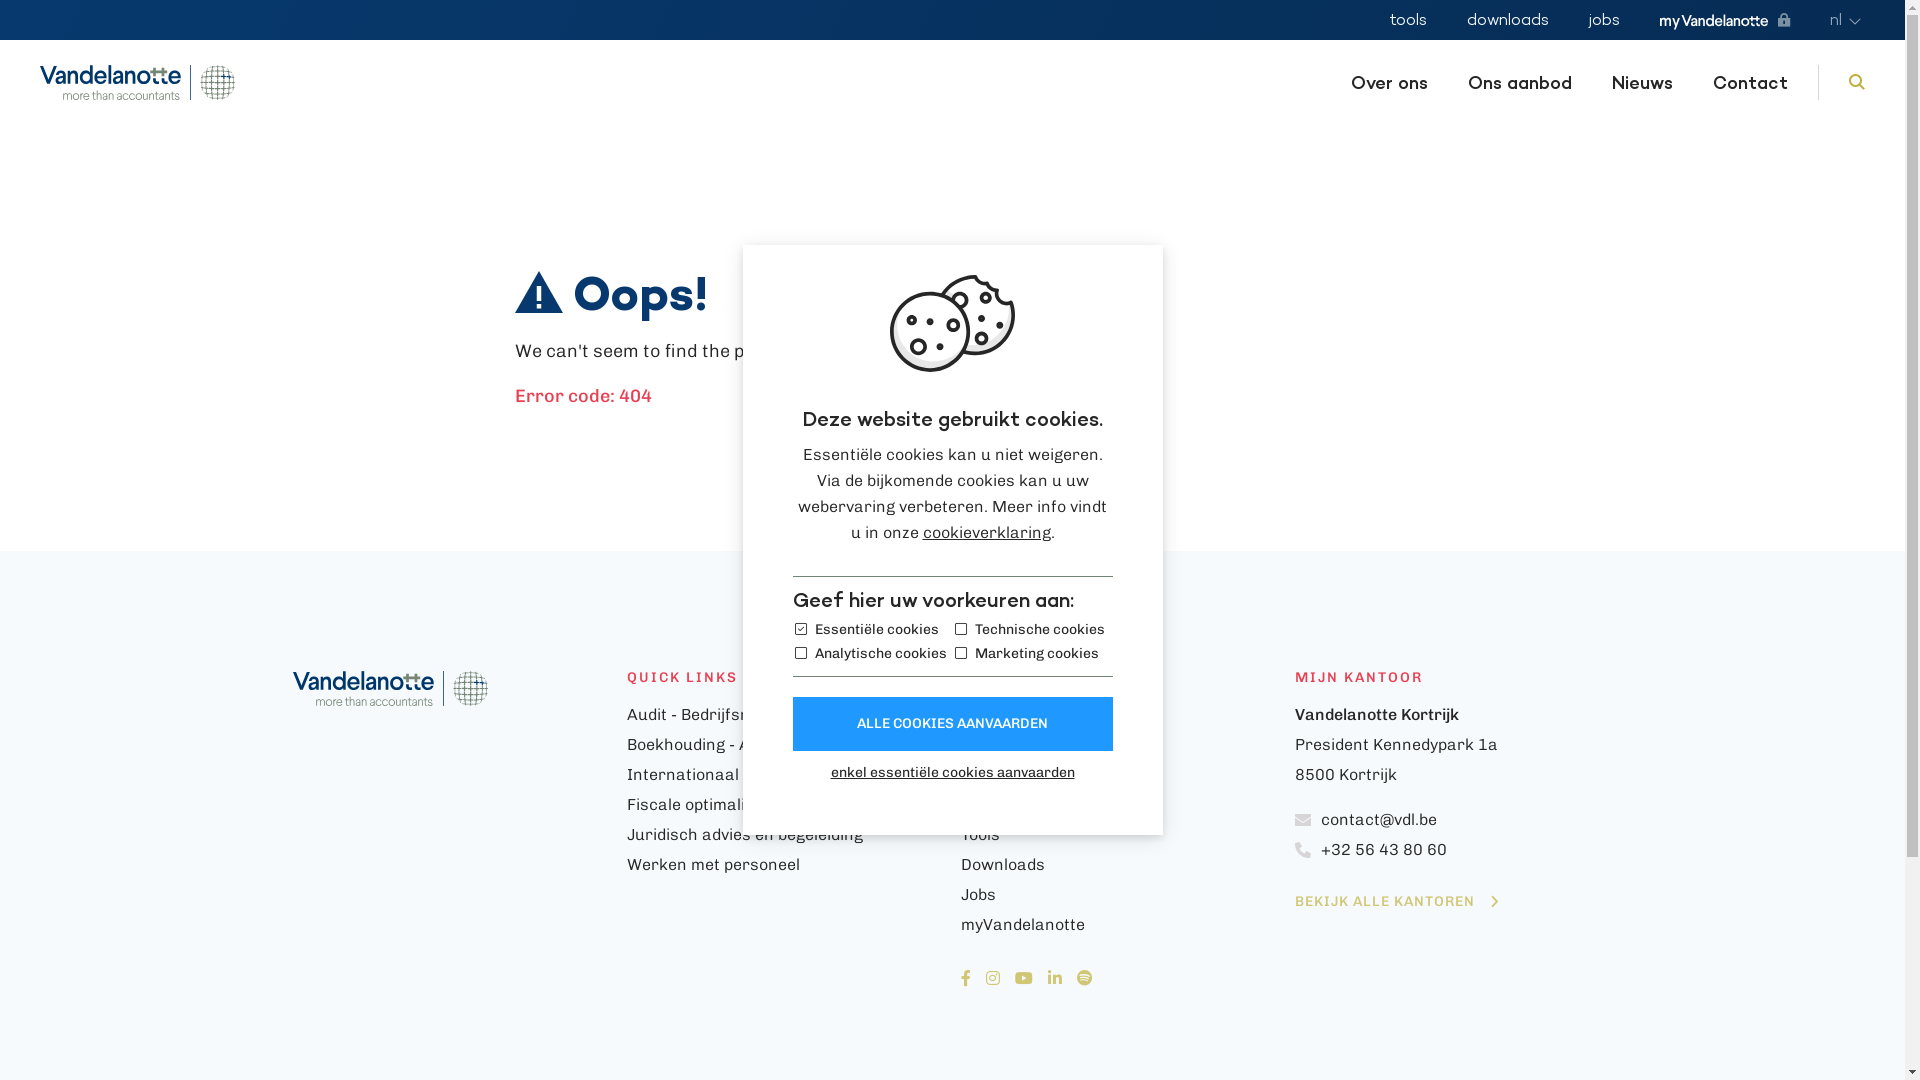 The height and width of the screenshot is (1080, 1920). I want to click on 'jobs', so click(1604, 19).